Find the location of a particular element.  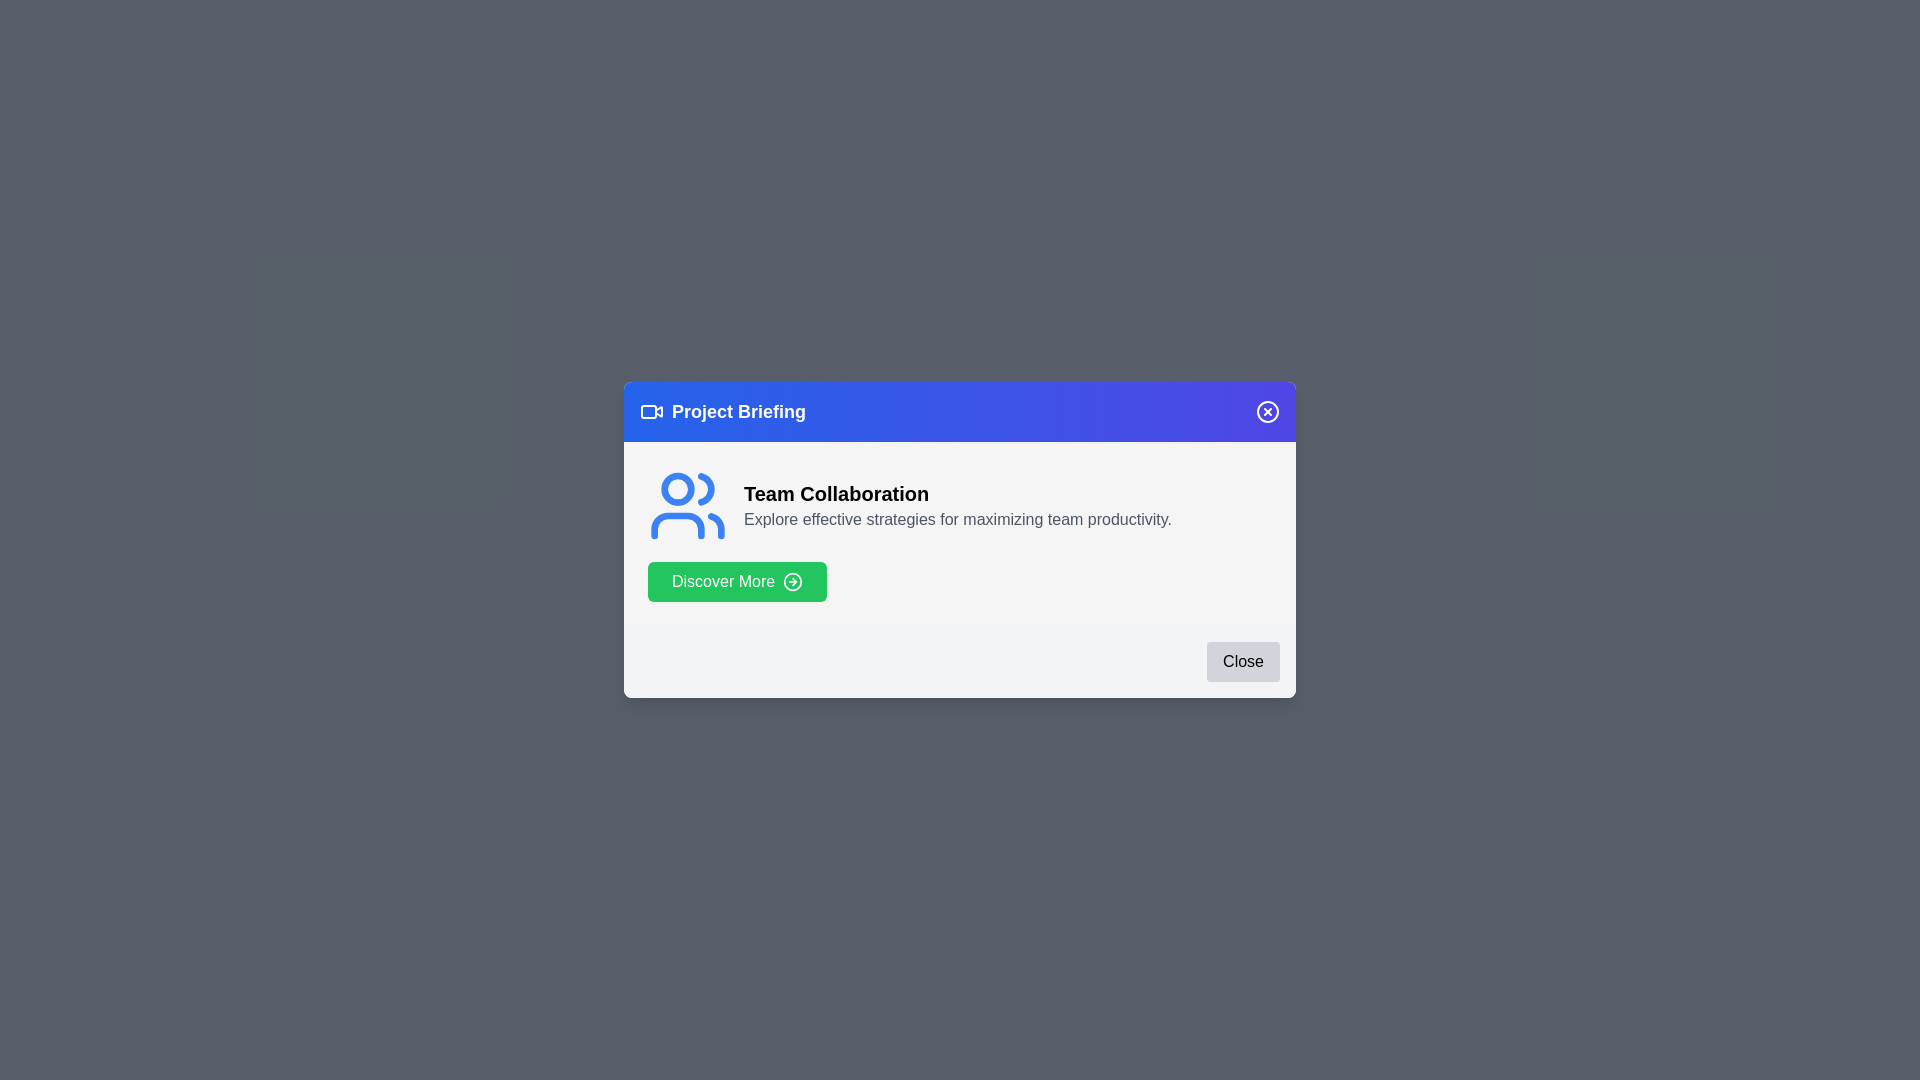

the close icon (X) in the header to close the dialog is located at coordinates (1266, 411).